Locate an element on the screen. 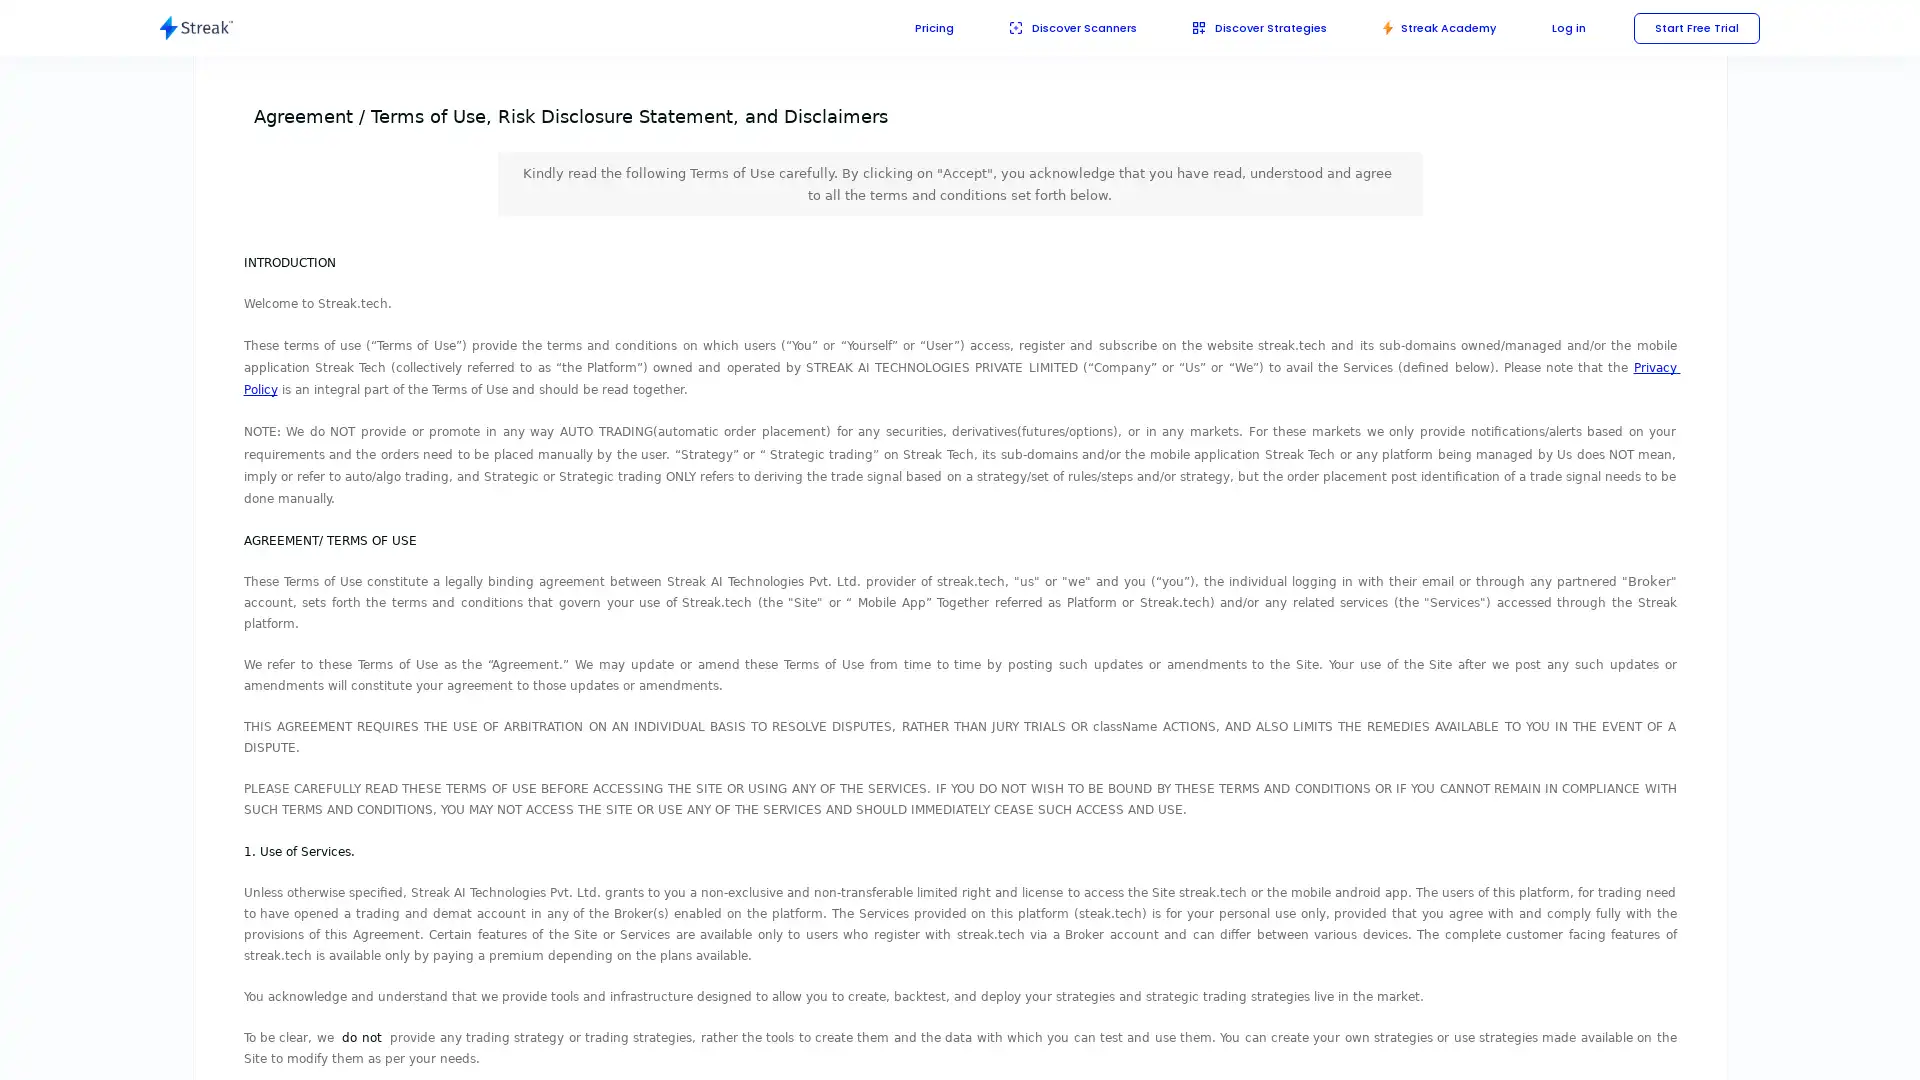 The image size is (1920, 1080). Discover Scanners is located at coordinates (1047, 27).